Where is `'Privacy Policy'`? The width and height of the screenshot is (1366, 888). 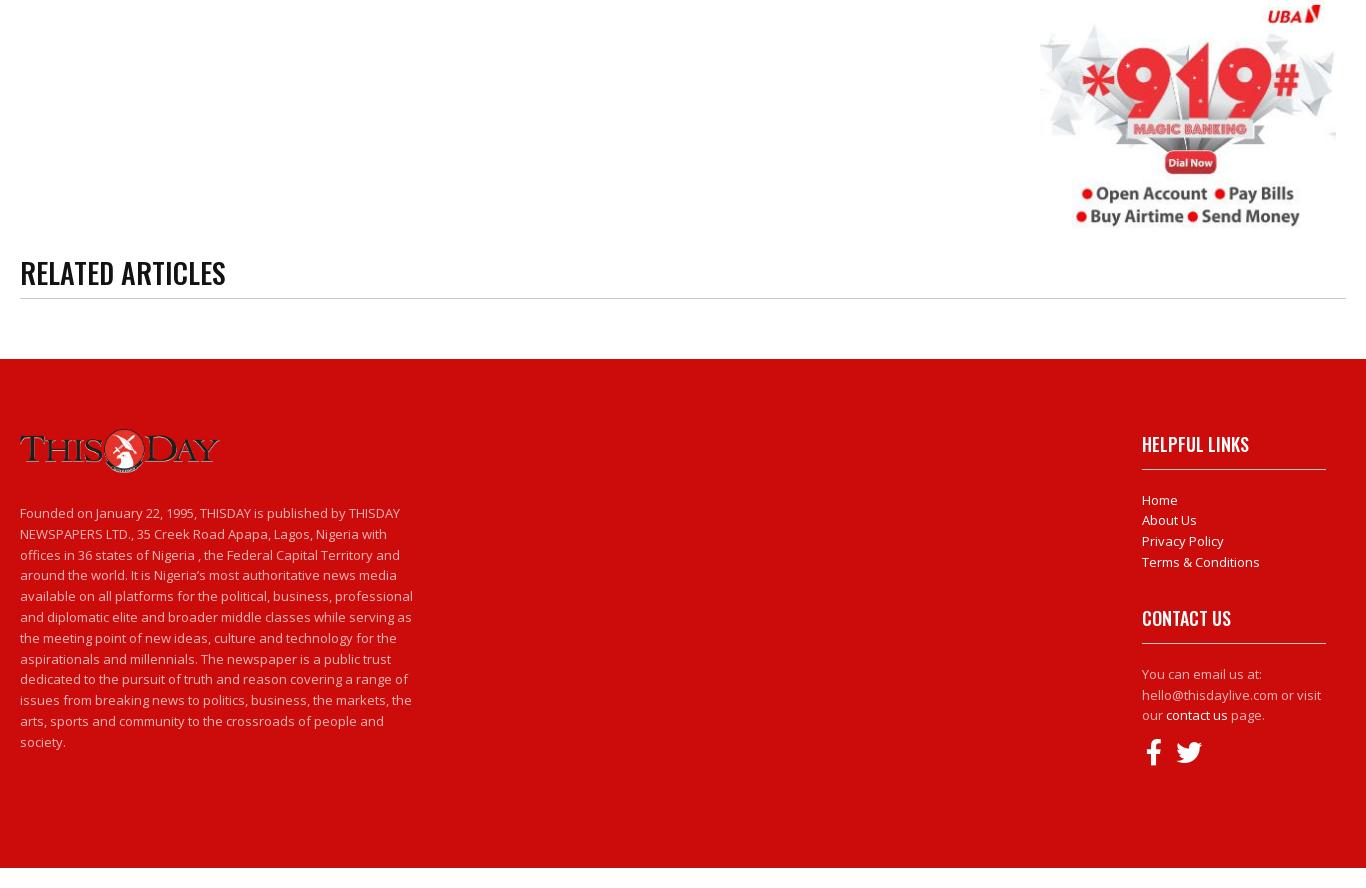 'Privacy Policy' is located at coordinates (1181, 539).